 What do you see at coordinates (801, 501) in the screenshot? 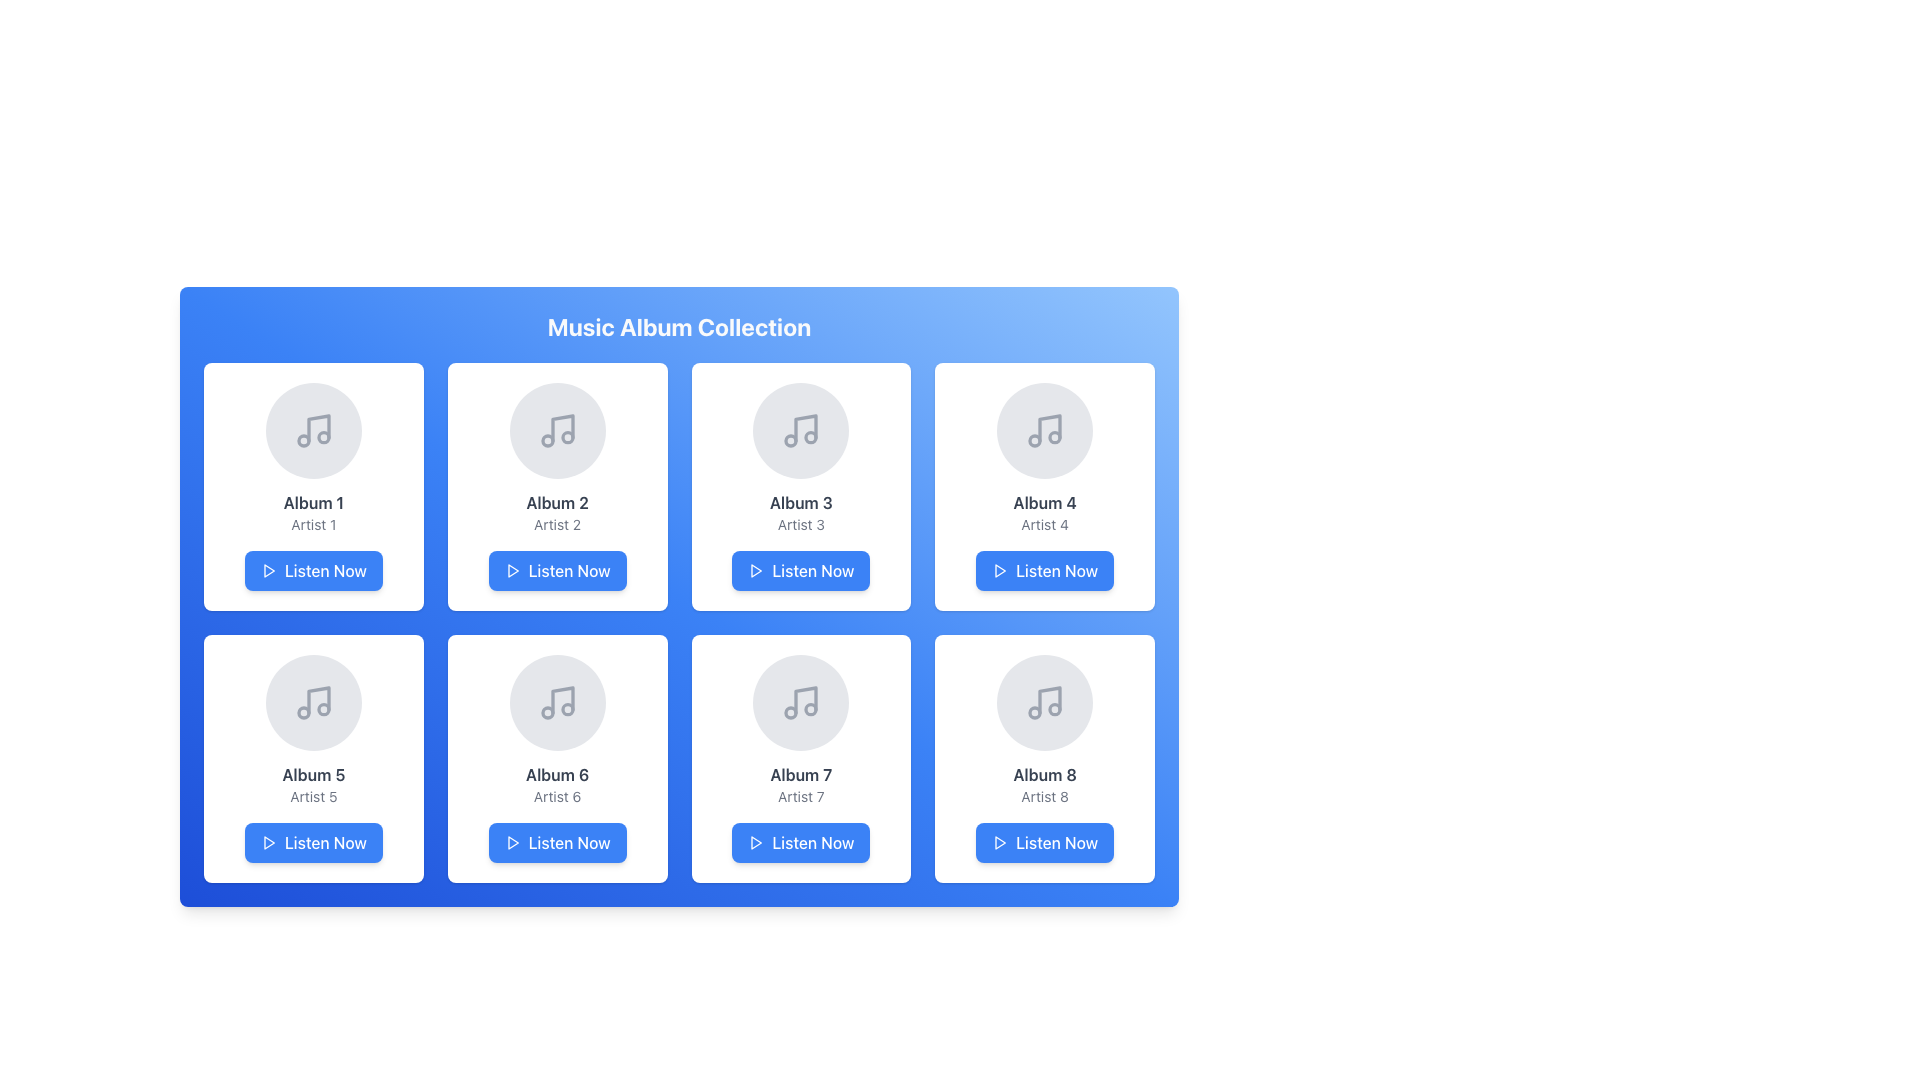
I see `the 'Album 3' text label, which is displayed in bold, dark grey font inside the third card of the top row in the music album grid layout` at bounding box center [801, 501].